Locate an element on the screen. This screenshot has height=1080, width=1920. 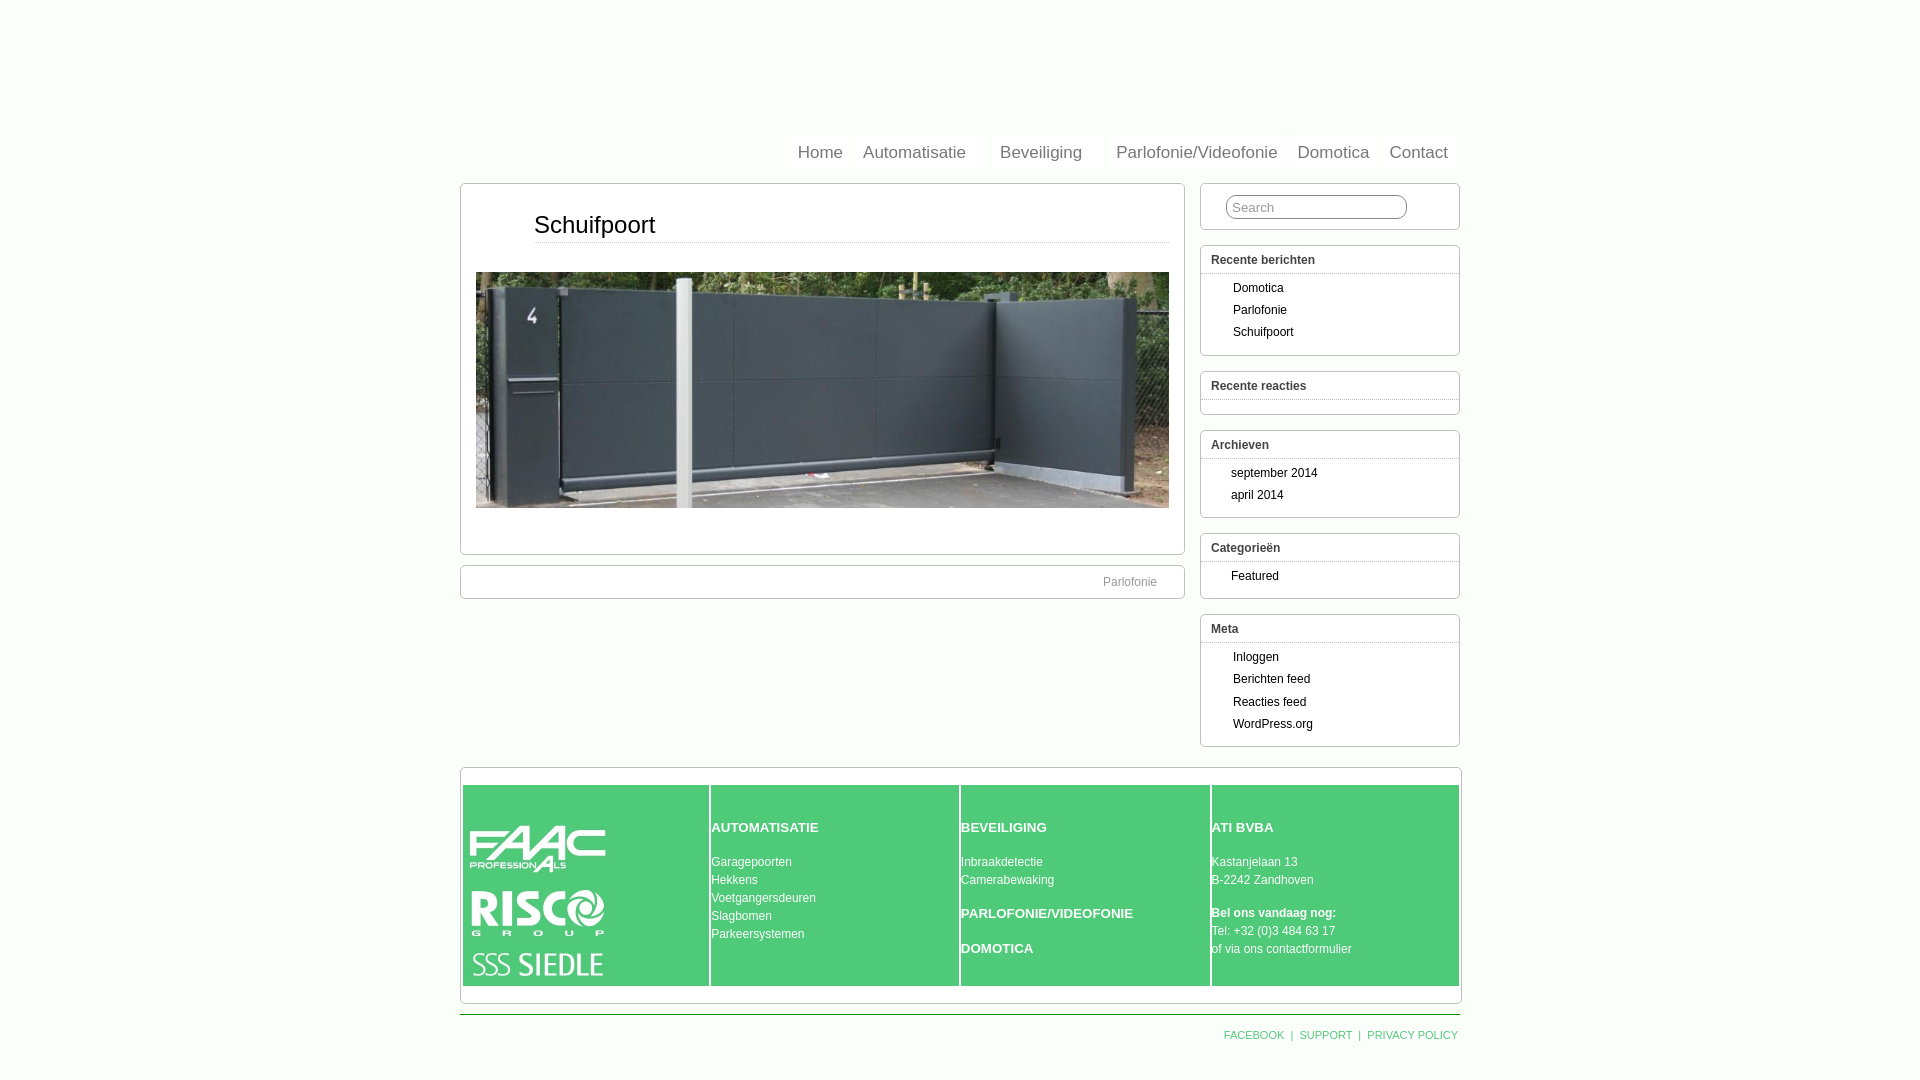
'DOMOTICA' is located at coordinates (997, 947).